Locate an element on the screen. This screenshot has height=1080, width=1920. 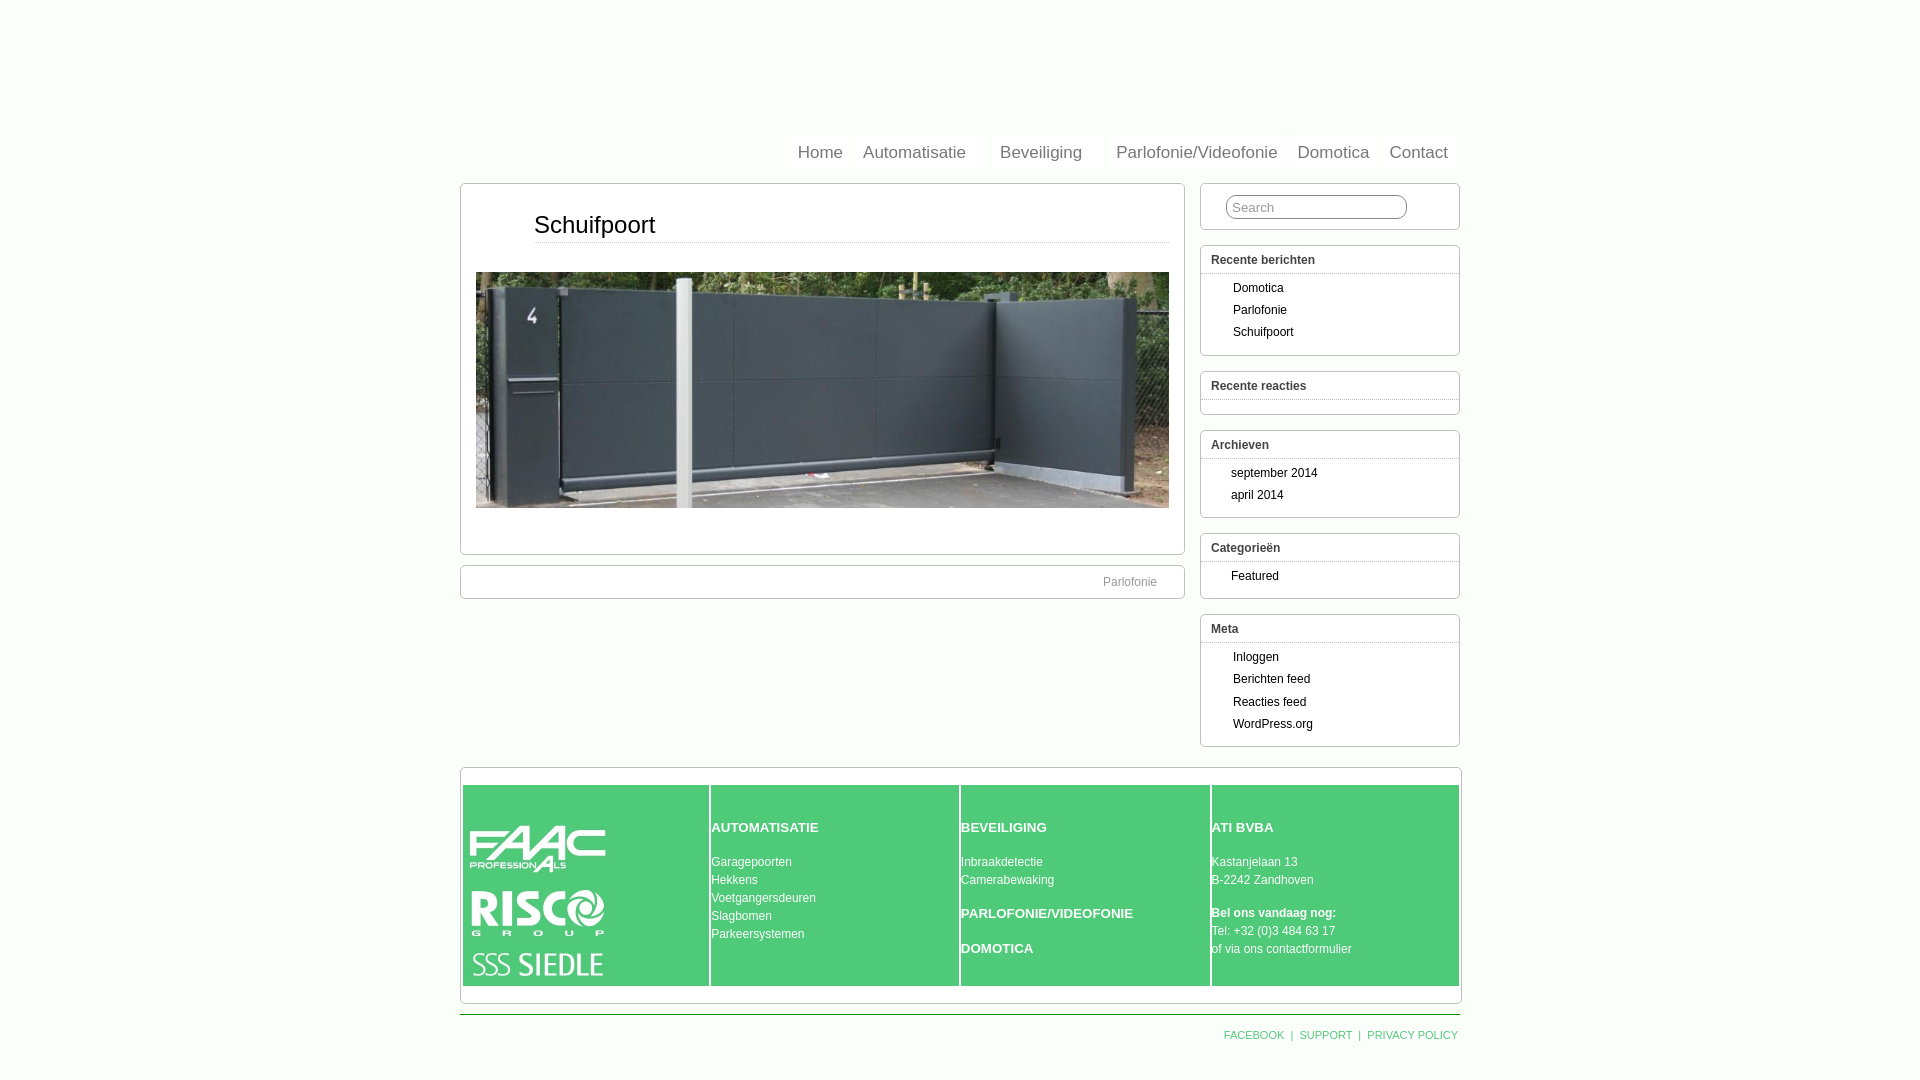
'DOMOTICA' is located at coordinates (997, 947).